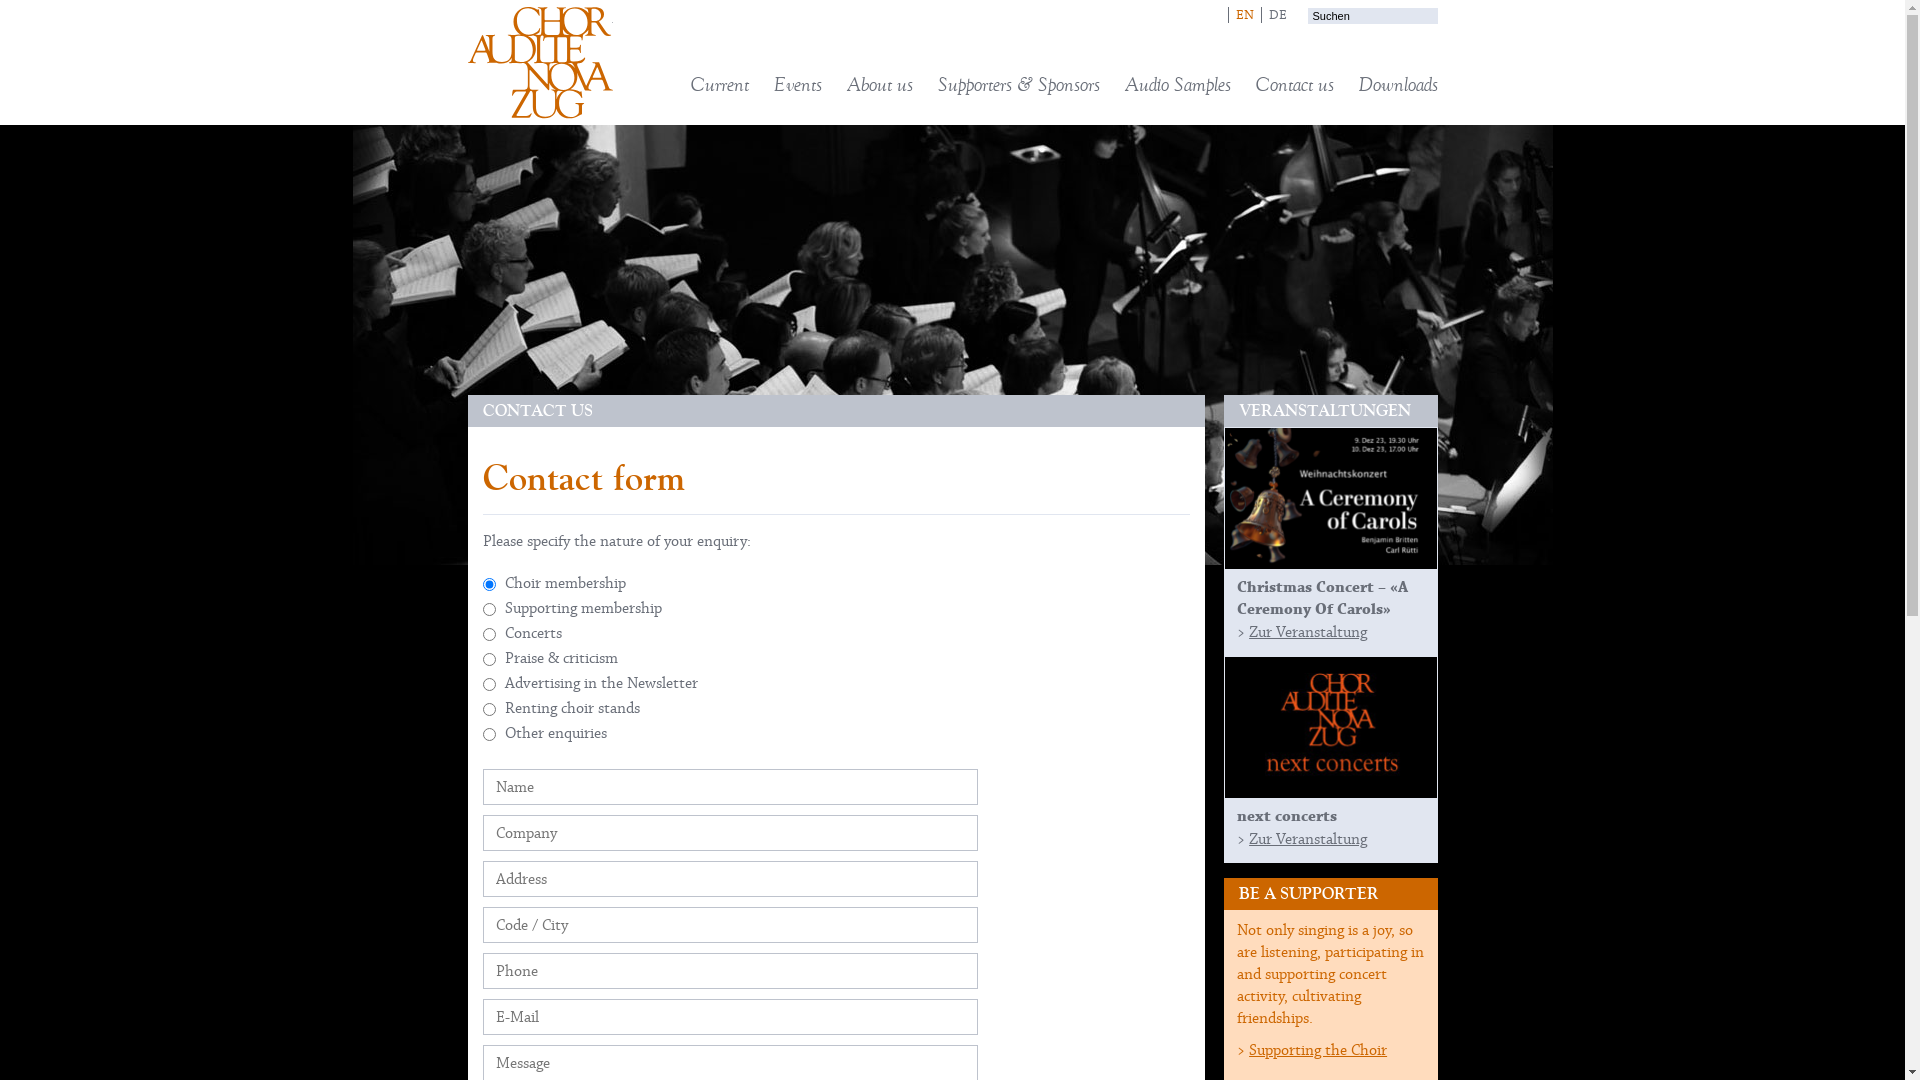 This screenshot has width=1920, height=1080. Describe the element at coordinates (1396, 83) in the screenshot. I see `'Downloads'` at that location.